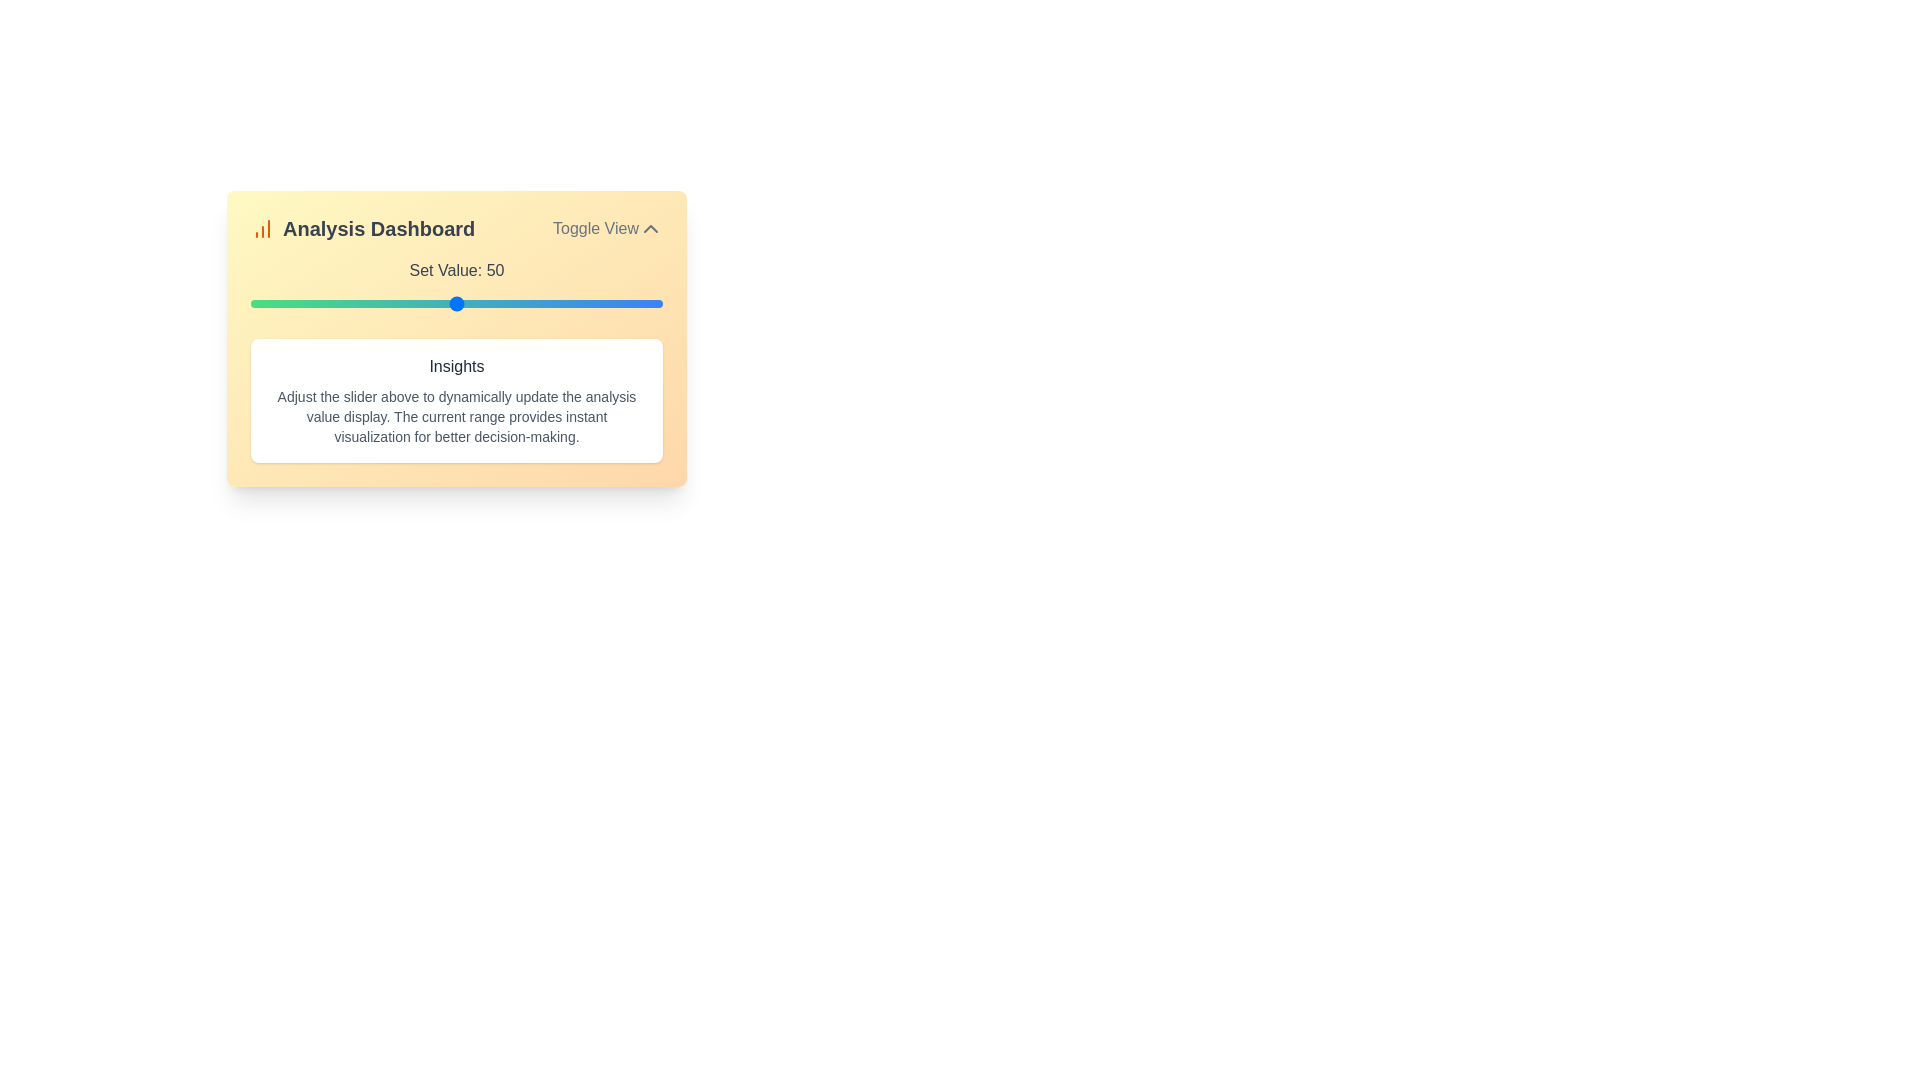 Image resolution: width=1920 pixels, height=1080 pixels. What do you see at coordinates (406, 304) in the screenshot?
I see `the slider to set the value to 38` at bounding box center [406, 304].